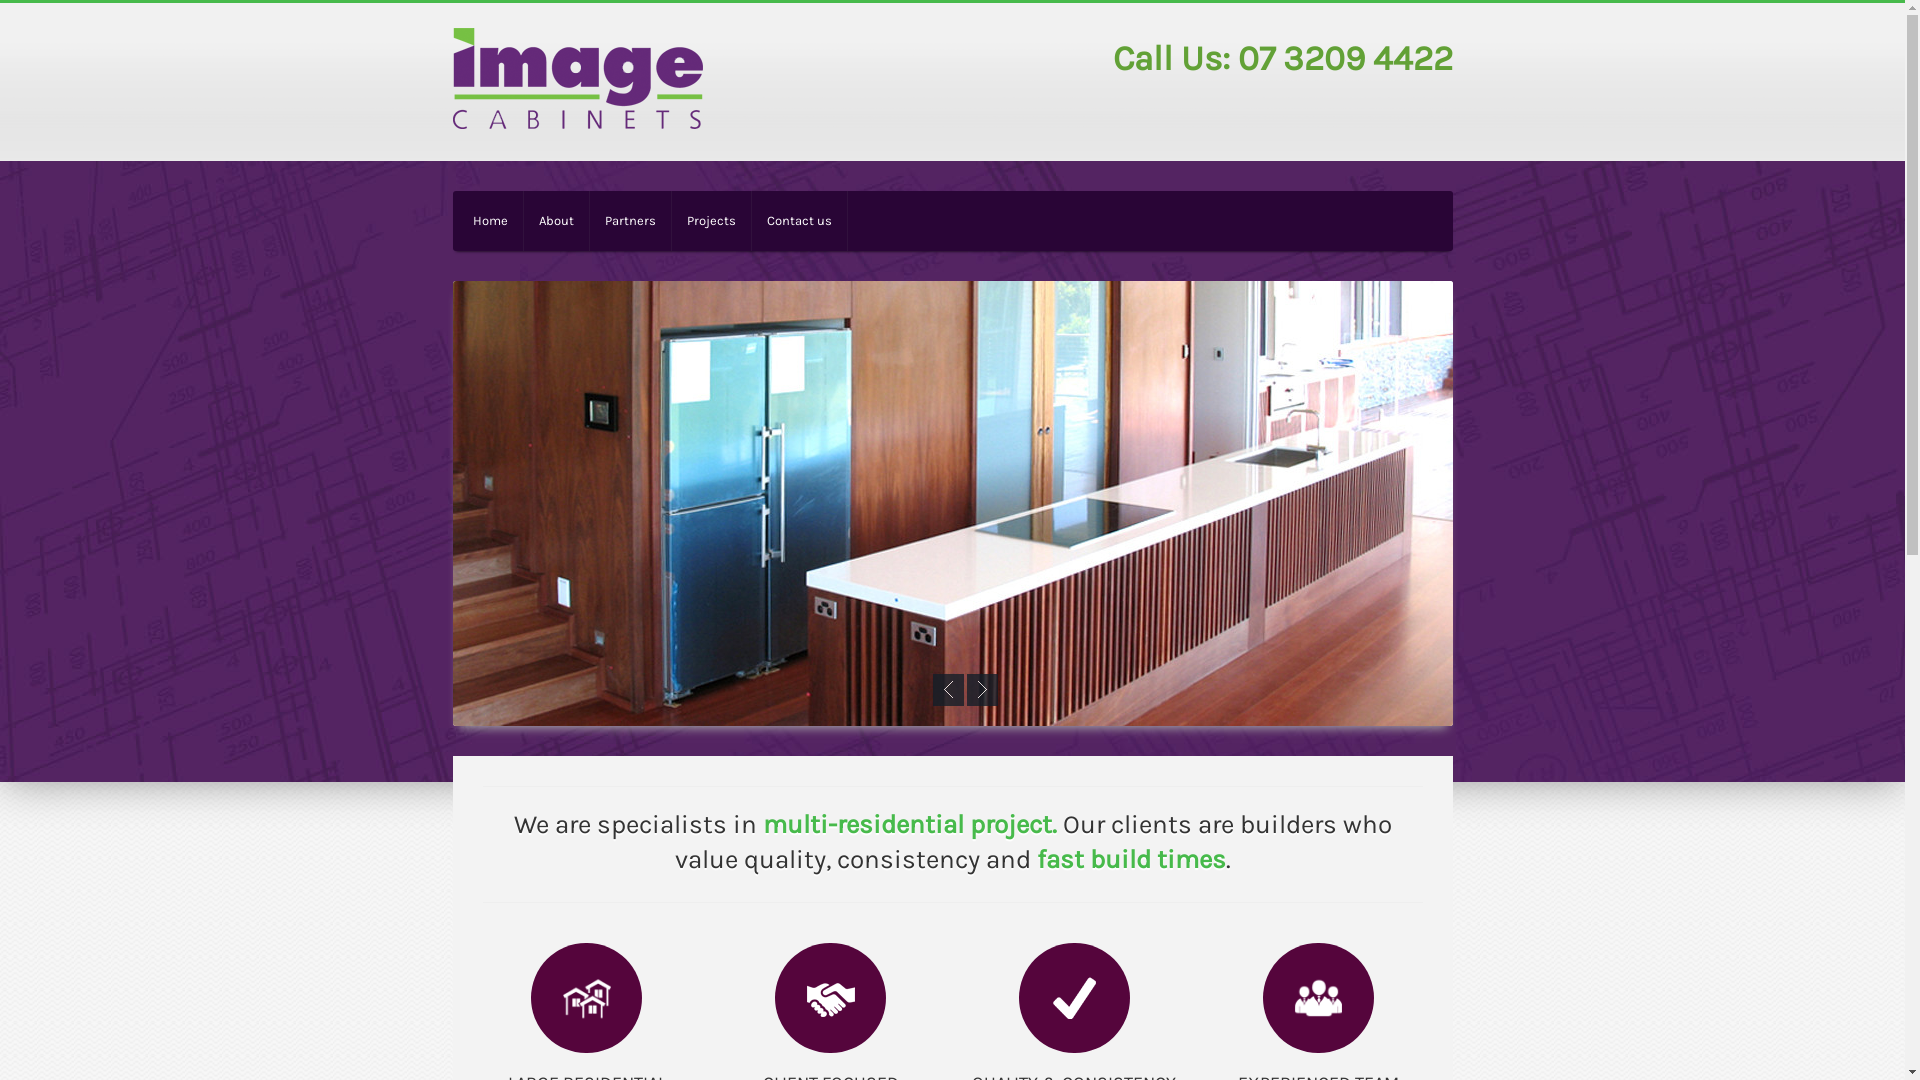  Describe the element at coordinates (981, 689) in the screenshot. I see `'Next'` at that location.